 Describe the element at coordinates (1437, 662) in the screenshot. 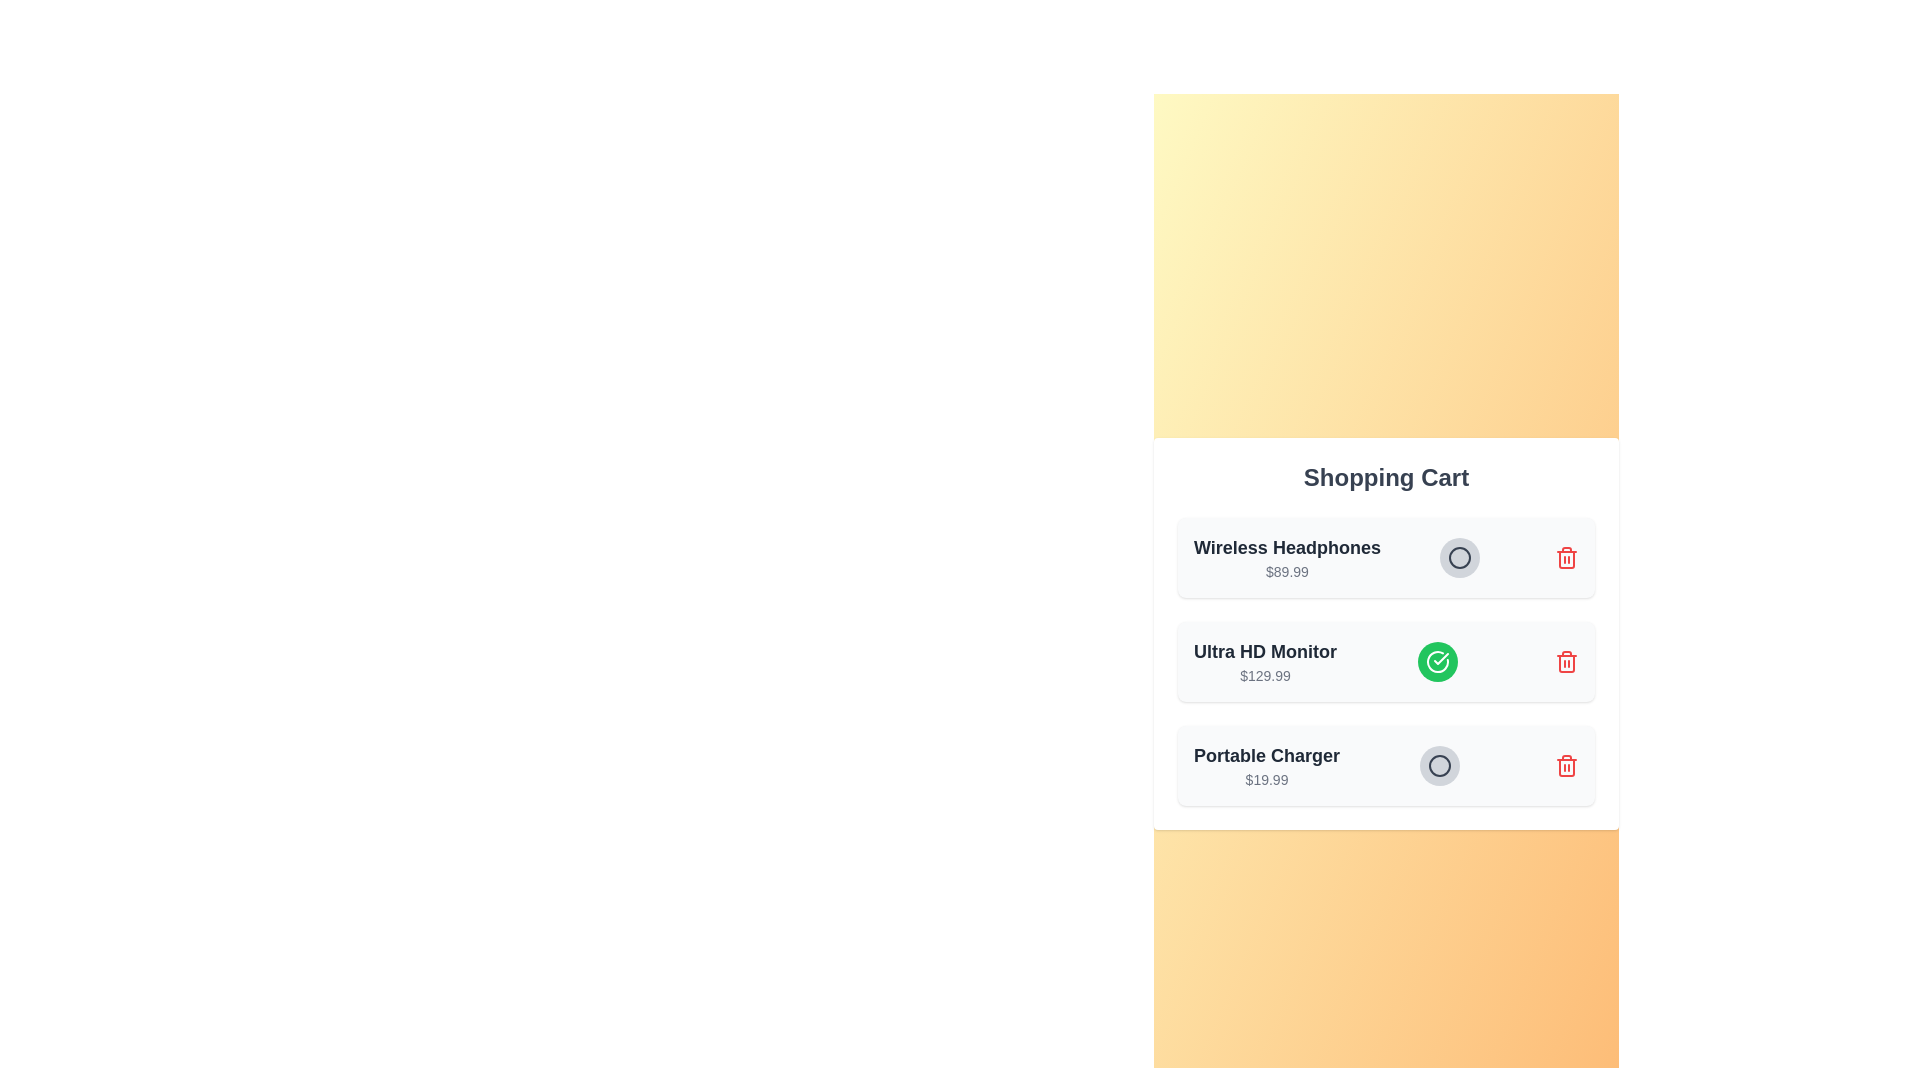

I see `the item Ultra HD Monitor in the shopping cart` at that location.